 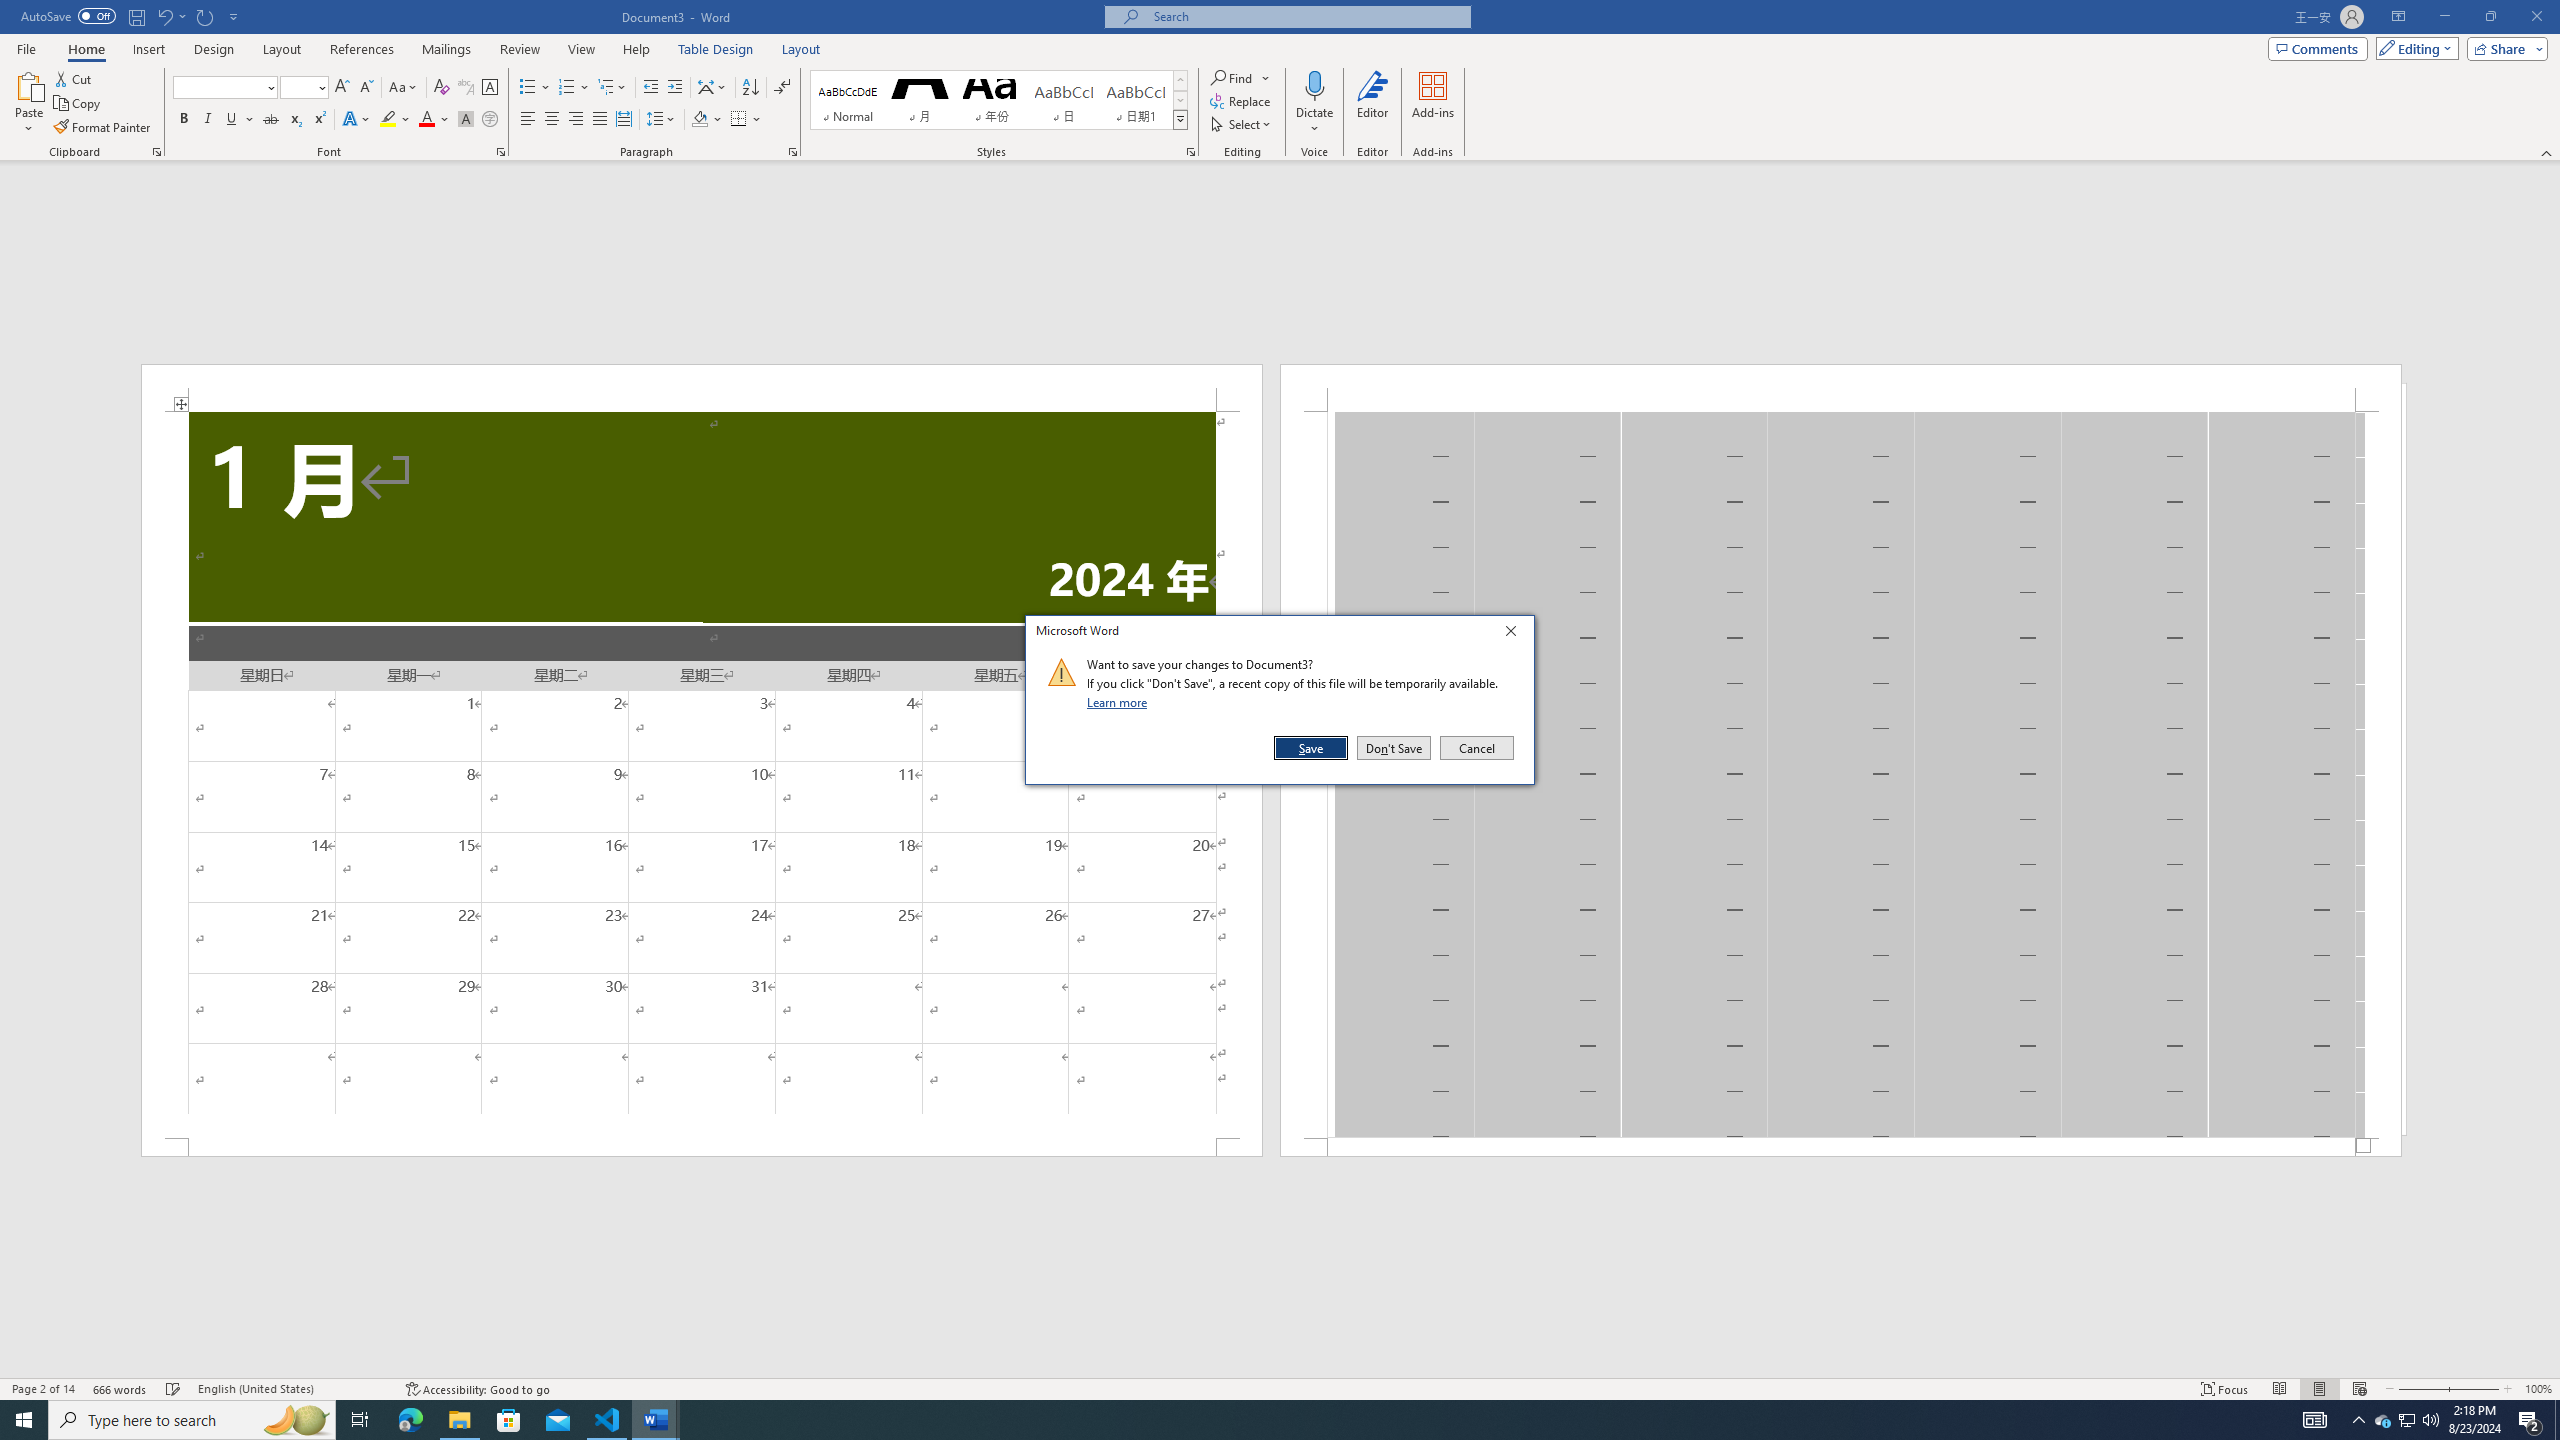 What do you see at coordinates (2443, 16) in the screenshot?
I see `'Minimize'` at bounding box center [2443, 16].